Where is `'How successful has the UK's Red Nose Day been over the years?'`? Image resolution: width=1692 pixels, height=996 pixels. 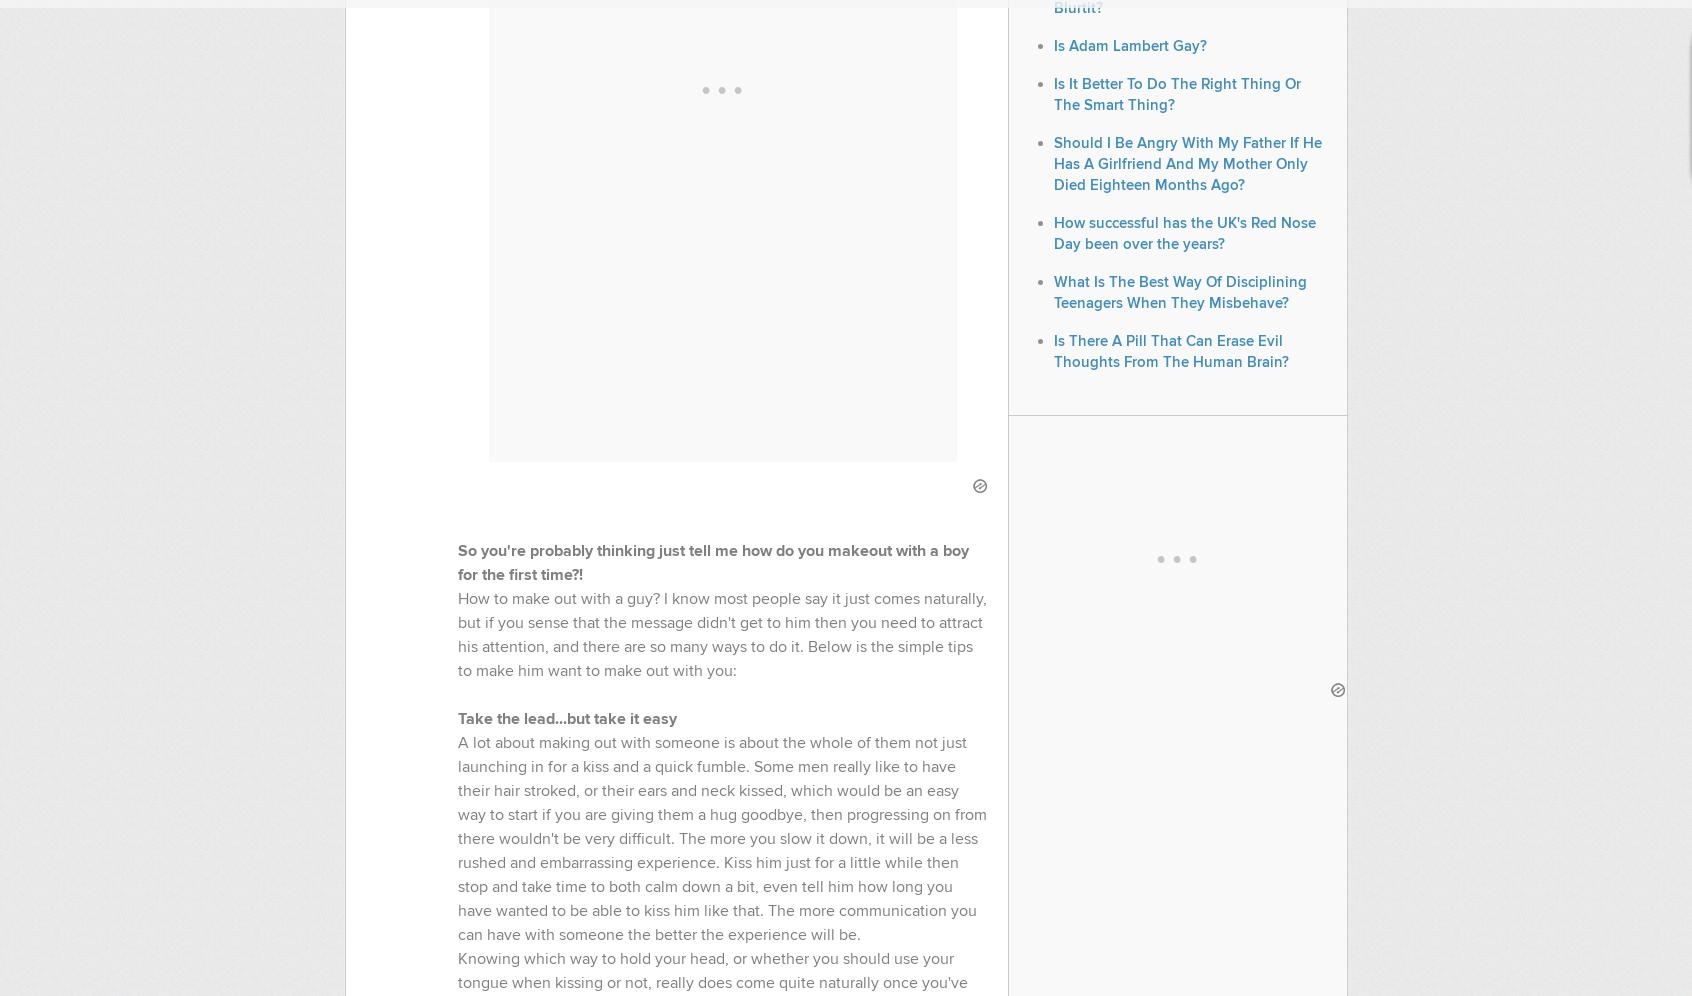 'How successful has the UK's Red Nose Day been over the years?' is located at coordinates (1183, 232).